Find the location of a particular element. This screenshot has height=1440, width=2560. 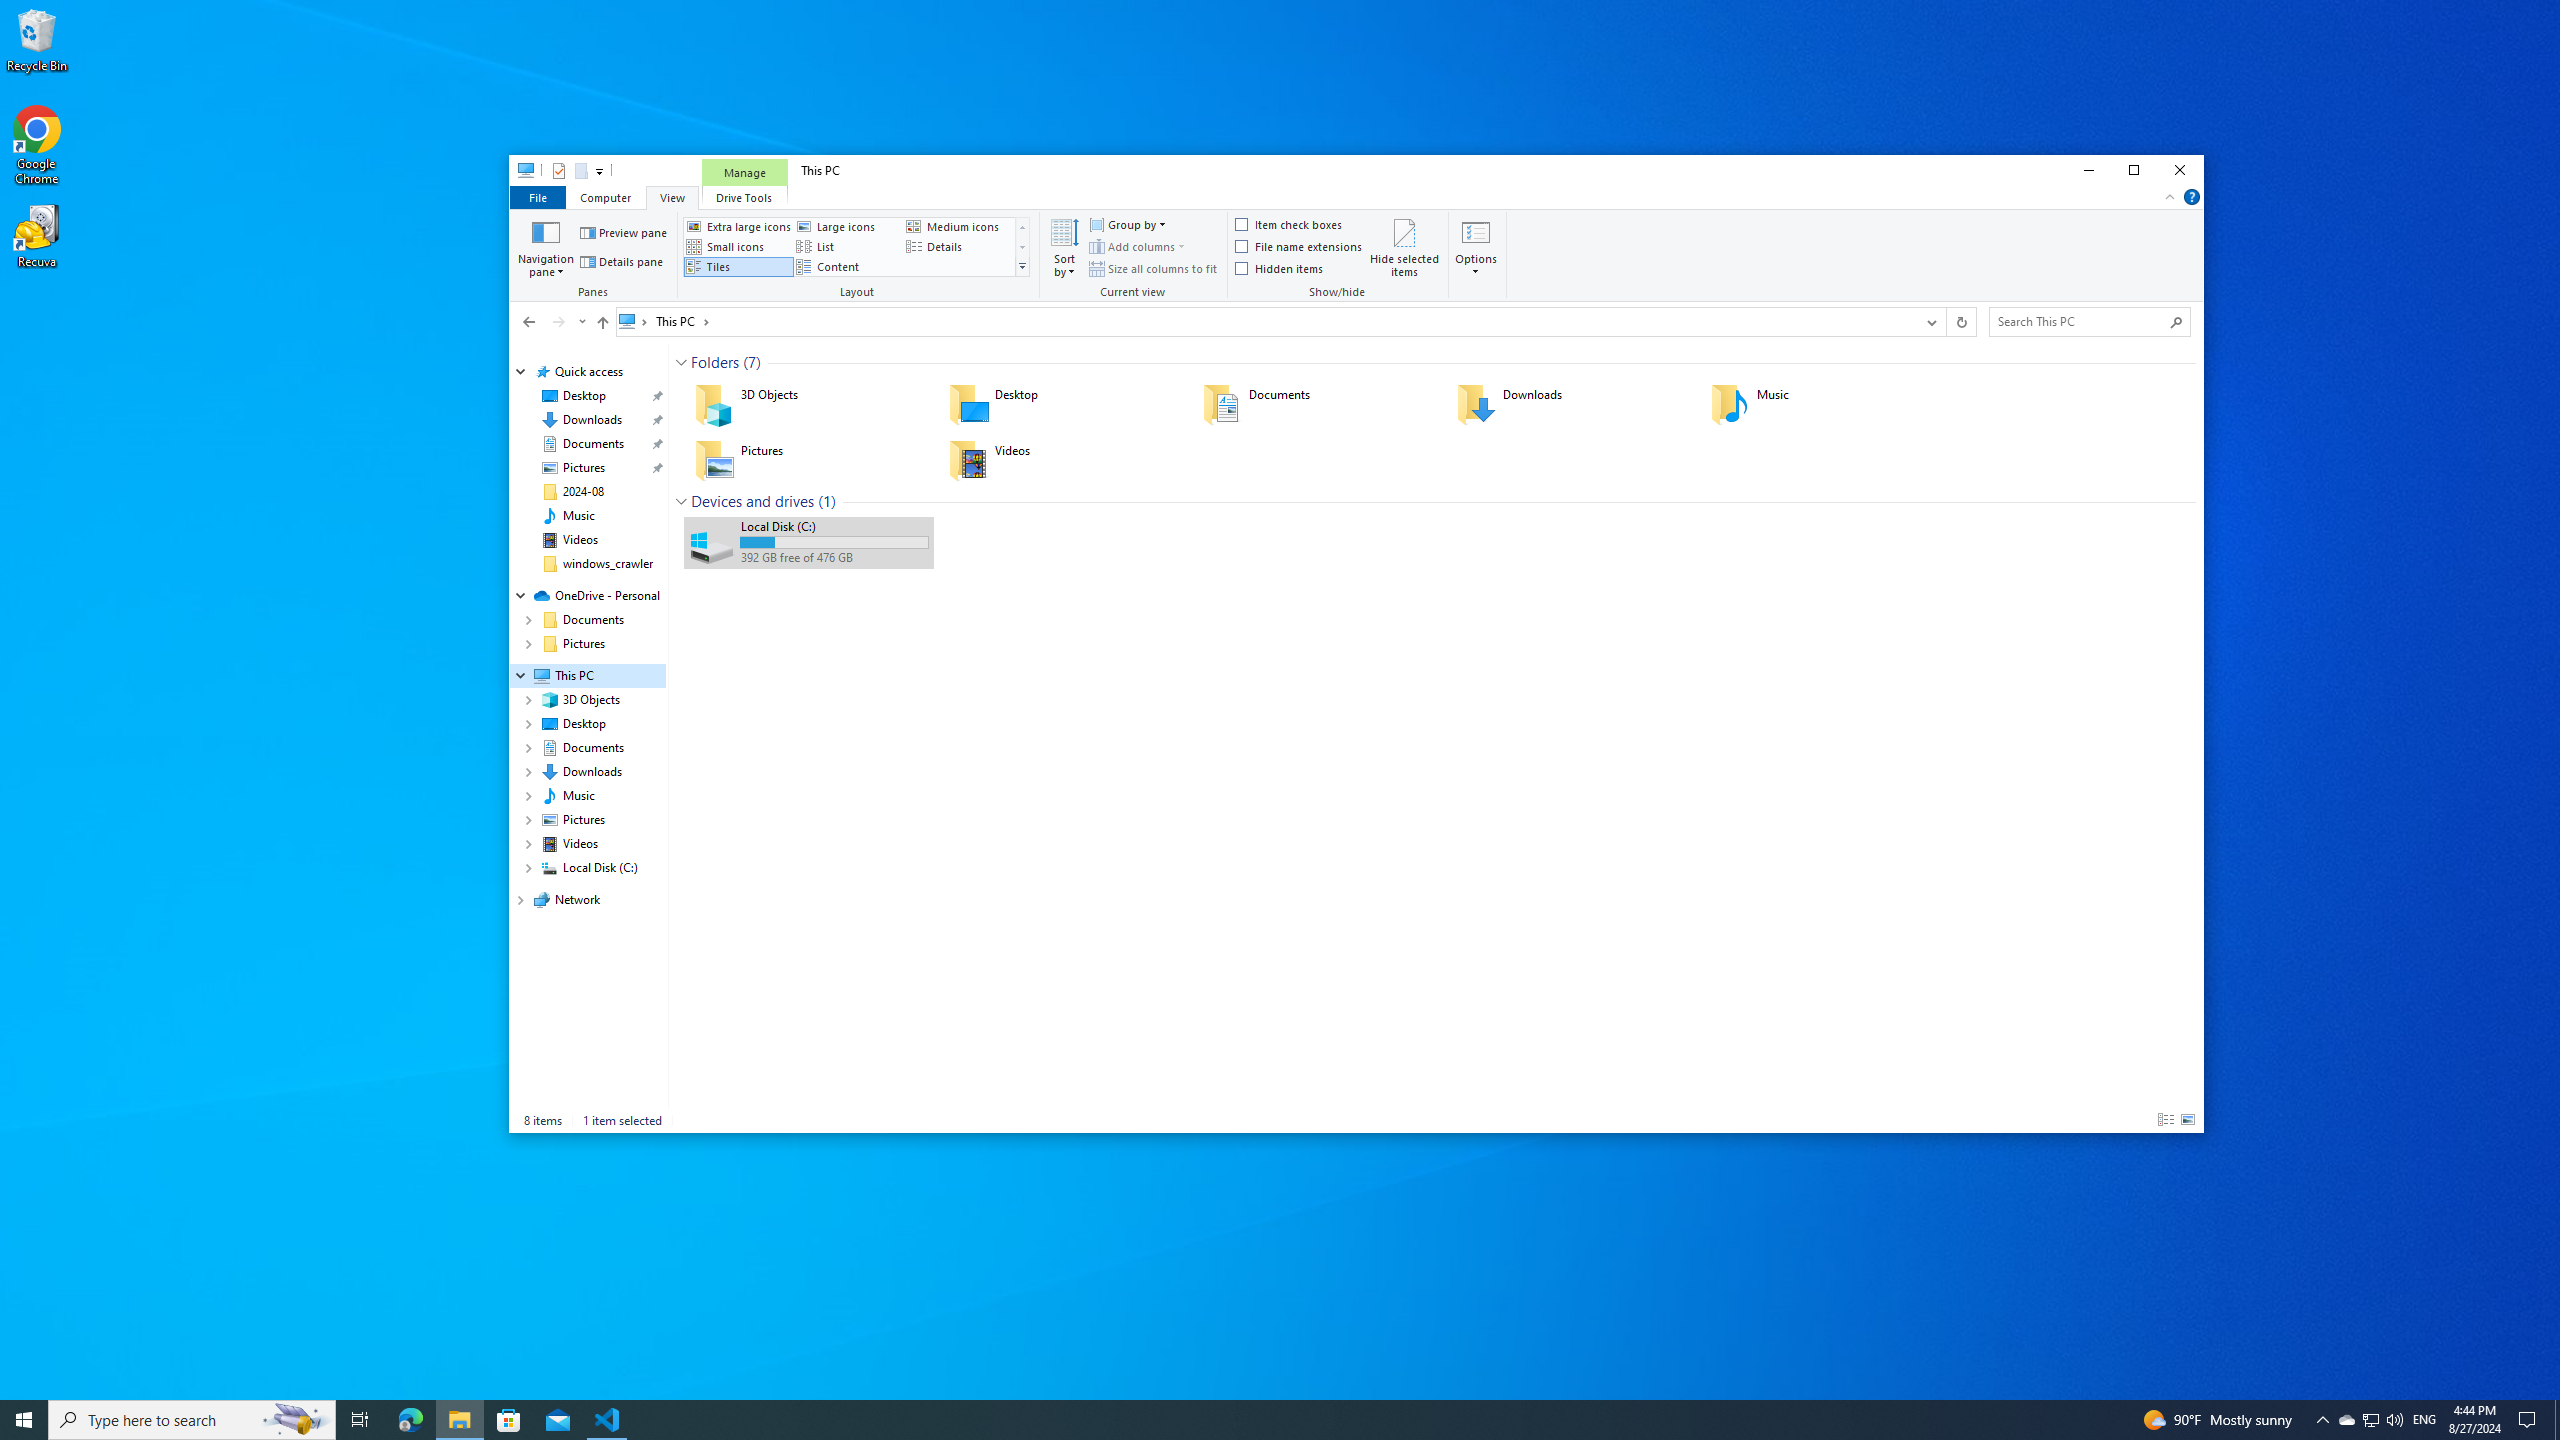

'Panes' is located at coordinates (595, 256).